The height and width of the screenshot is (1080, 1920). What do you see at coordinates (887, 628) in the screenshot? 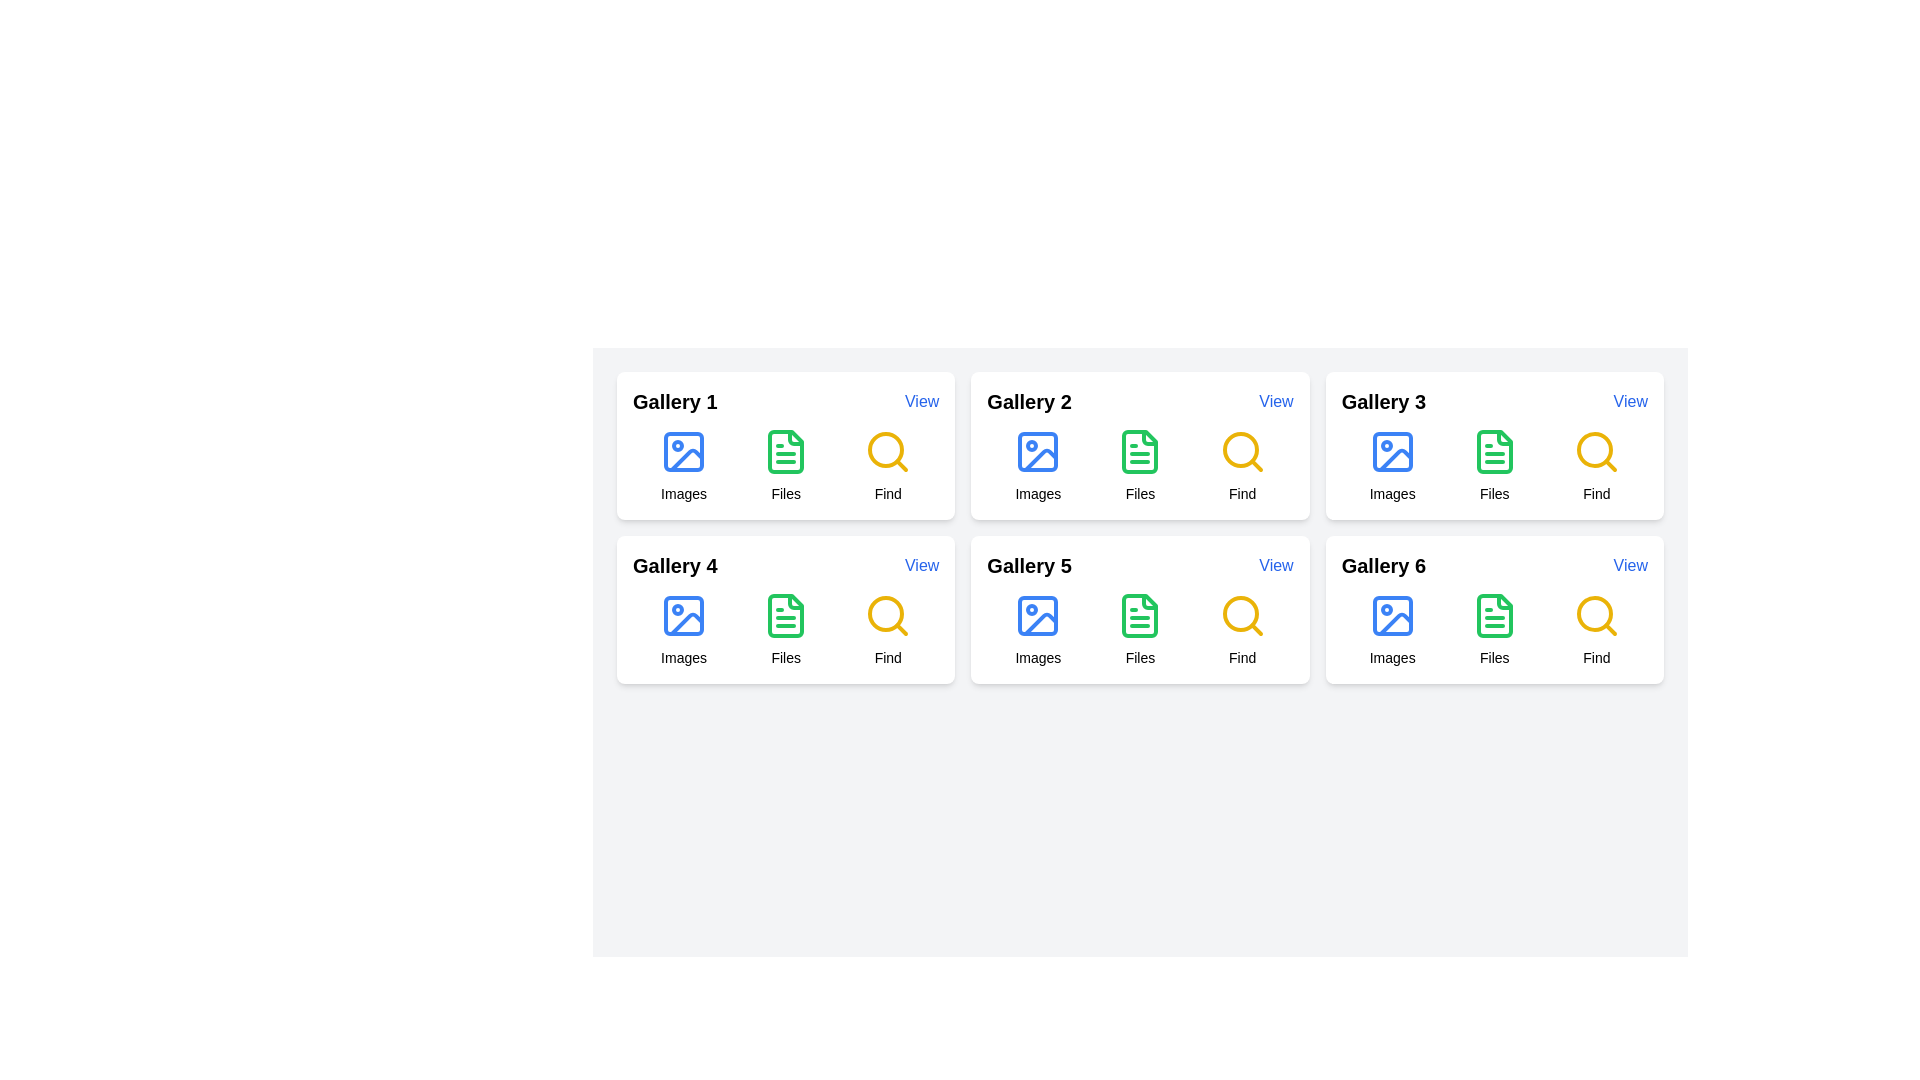
I see `the button-like interface in Gallery 4 that is positioned as the third option in the horizontal row below the gallery title` at bounding box center [887, 628].